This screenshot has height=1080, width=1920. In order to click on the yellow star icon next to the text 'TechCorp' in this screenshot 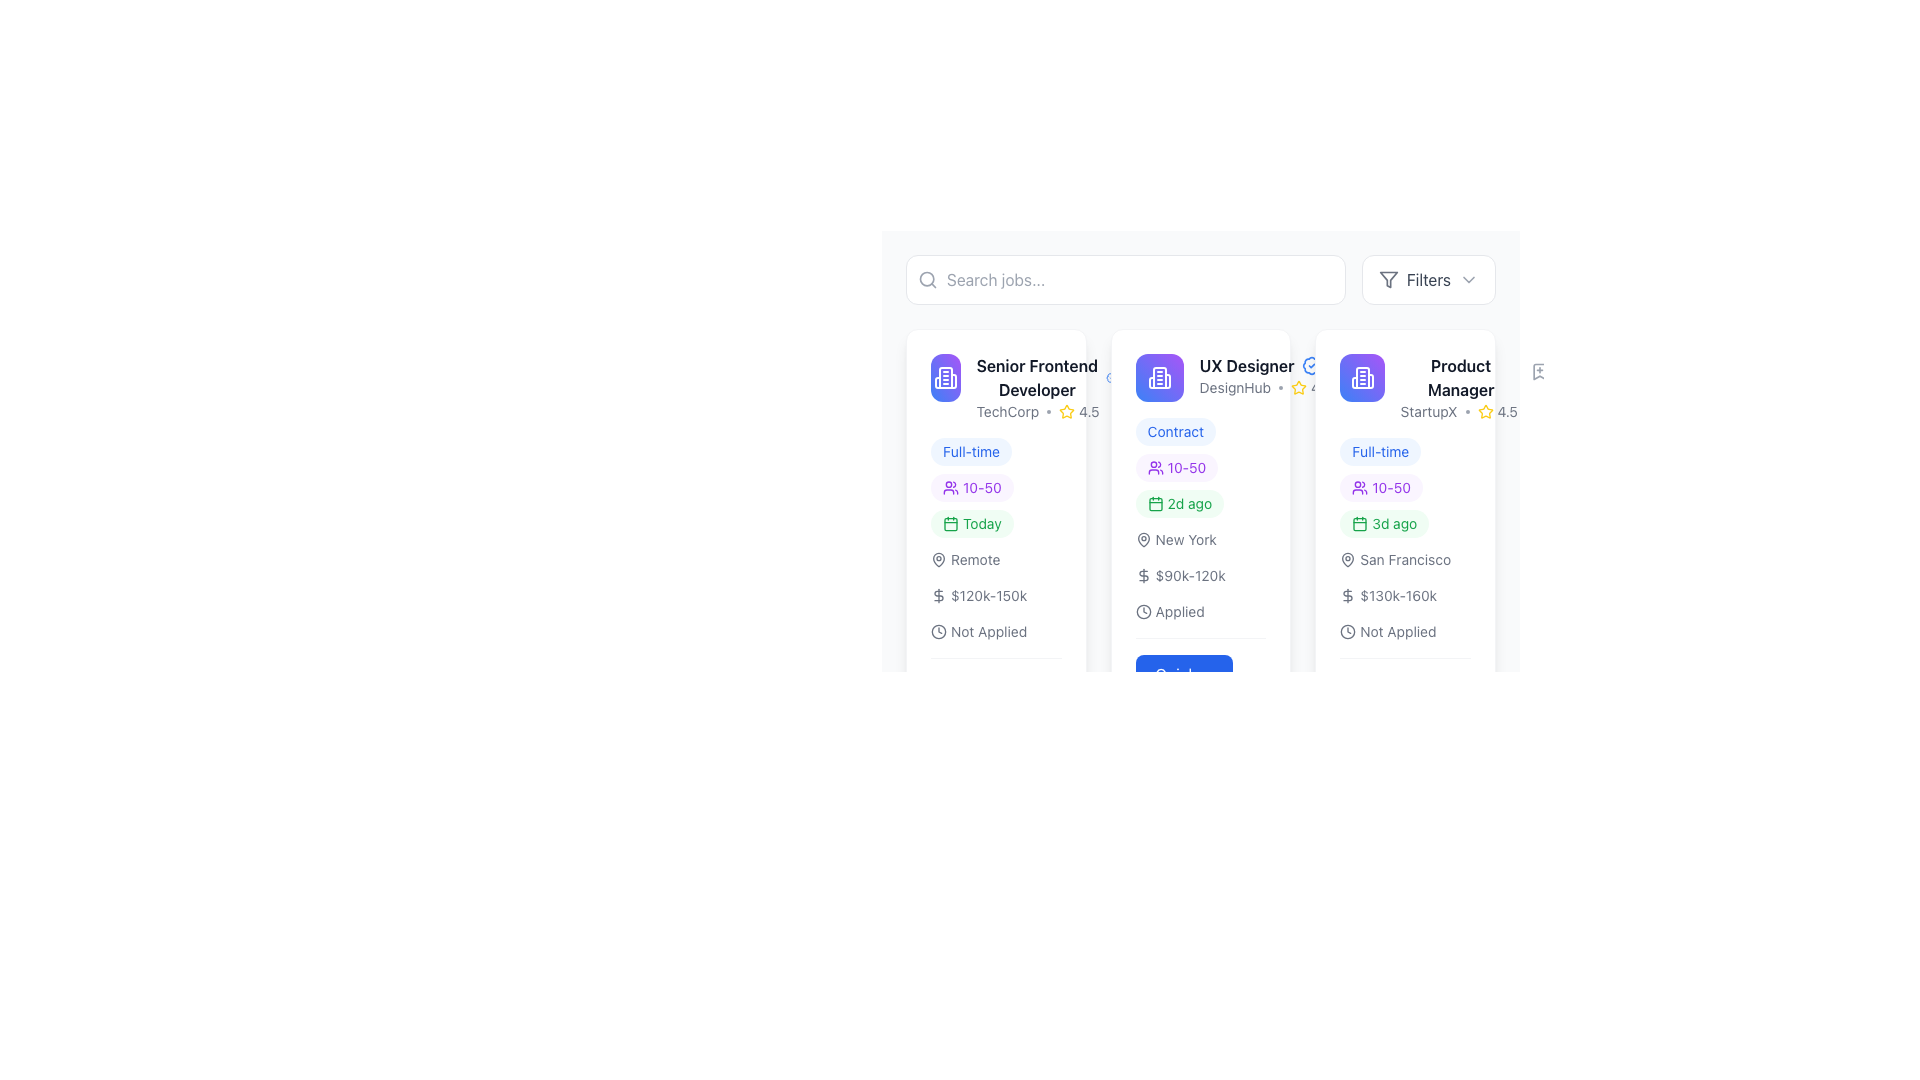, I will do `click(1046, 411)`.